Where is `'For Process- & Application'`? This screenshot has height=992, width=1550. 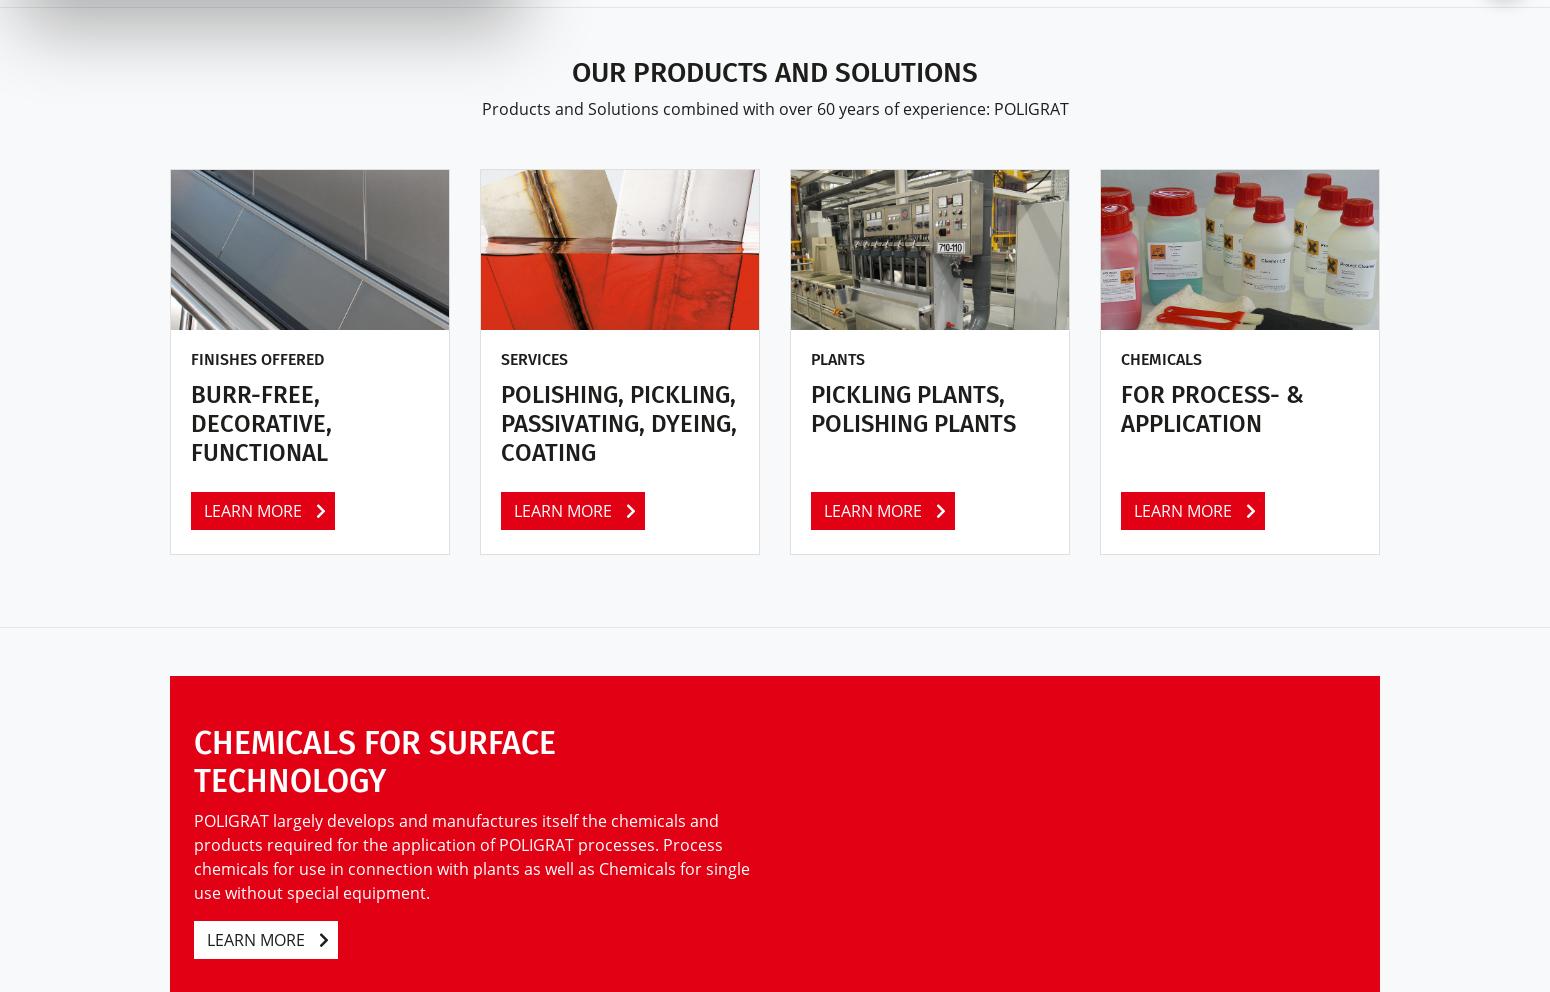 'For Process- & Application' is located at coordinates (1212, 409).